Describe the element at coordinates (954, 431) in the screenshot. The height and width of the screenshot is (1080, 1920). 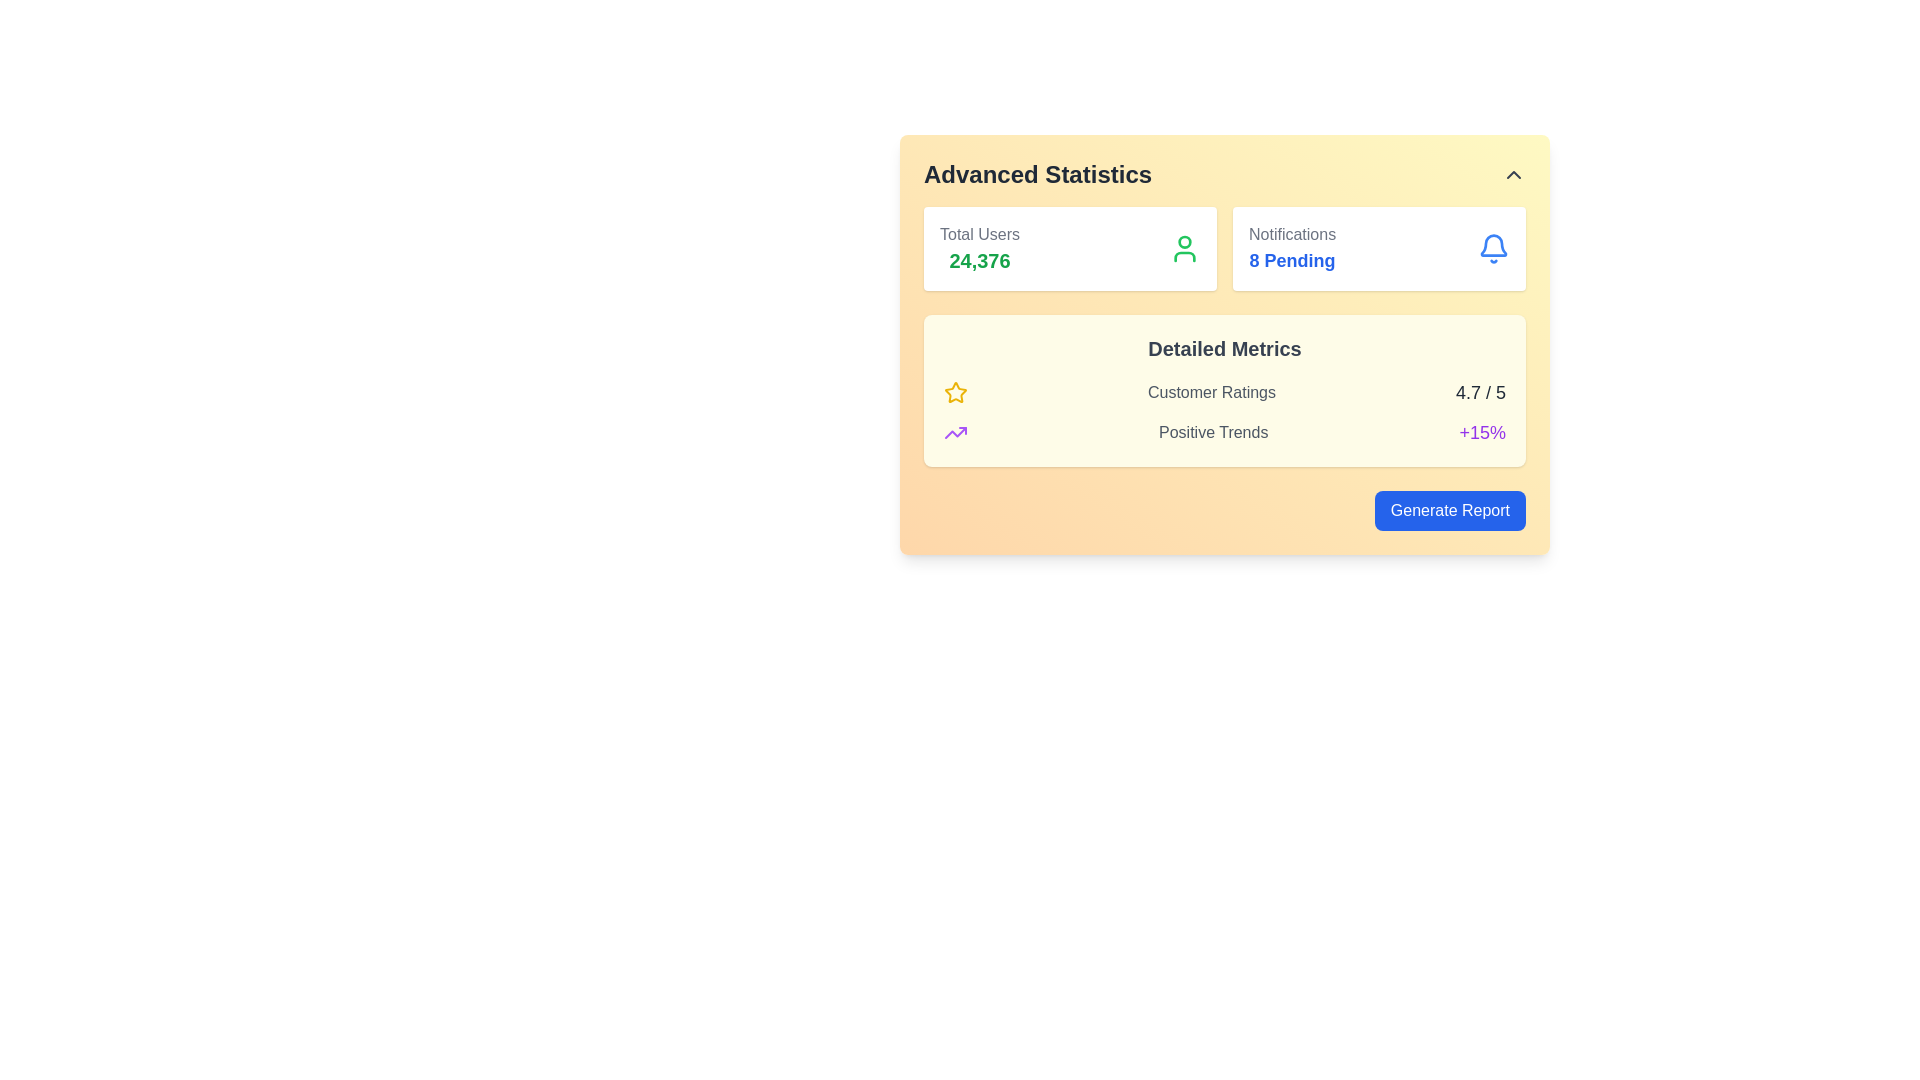
I see `the purple upward trend graph icon located to the left of the 'Positive Trends' text in the 'Detailed Metrics' section of the dashboard` at that location.